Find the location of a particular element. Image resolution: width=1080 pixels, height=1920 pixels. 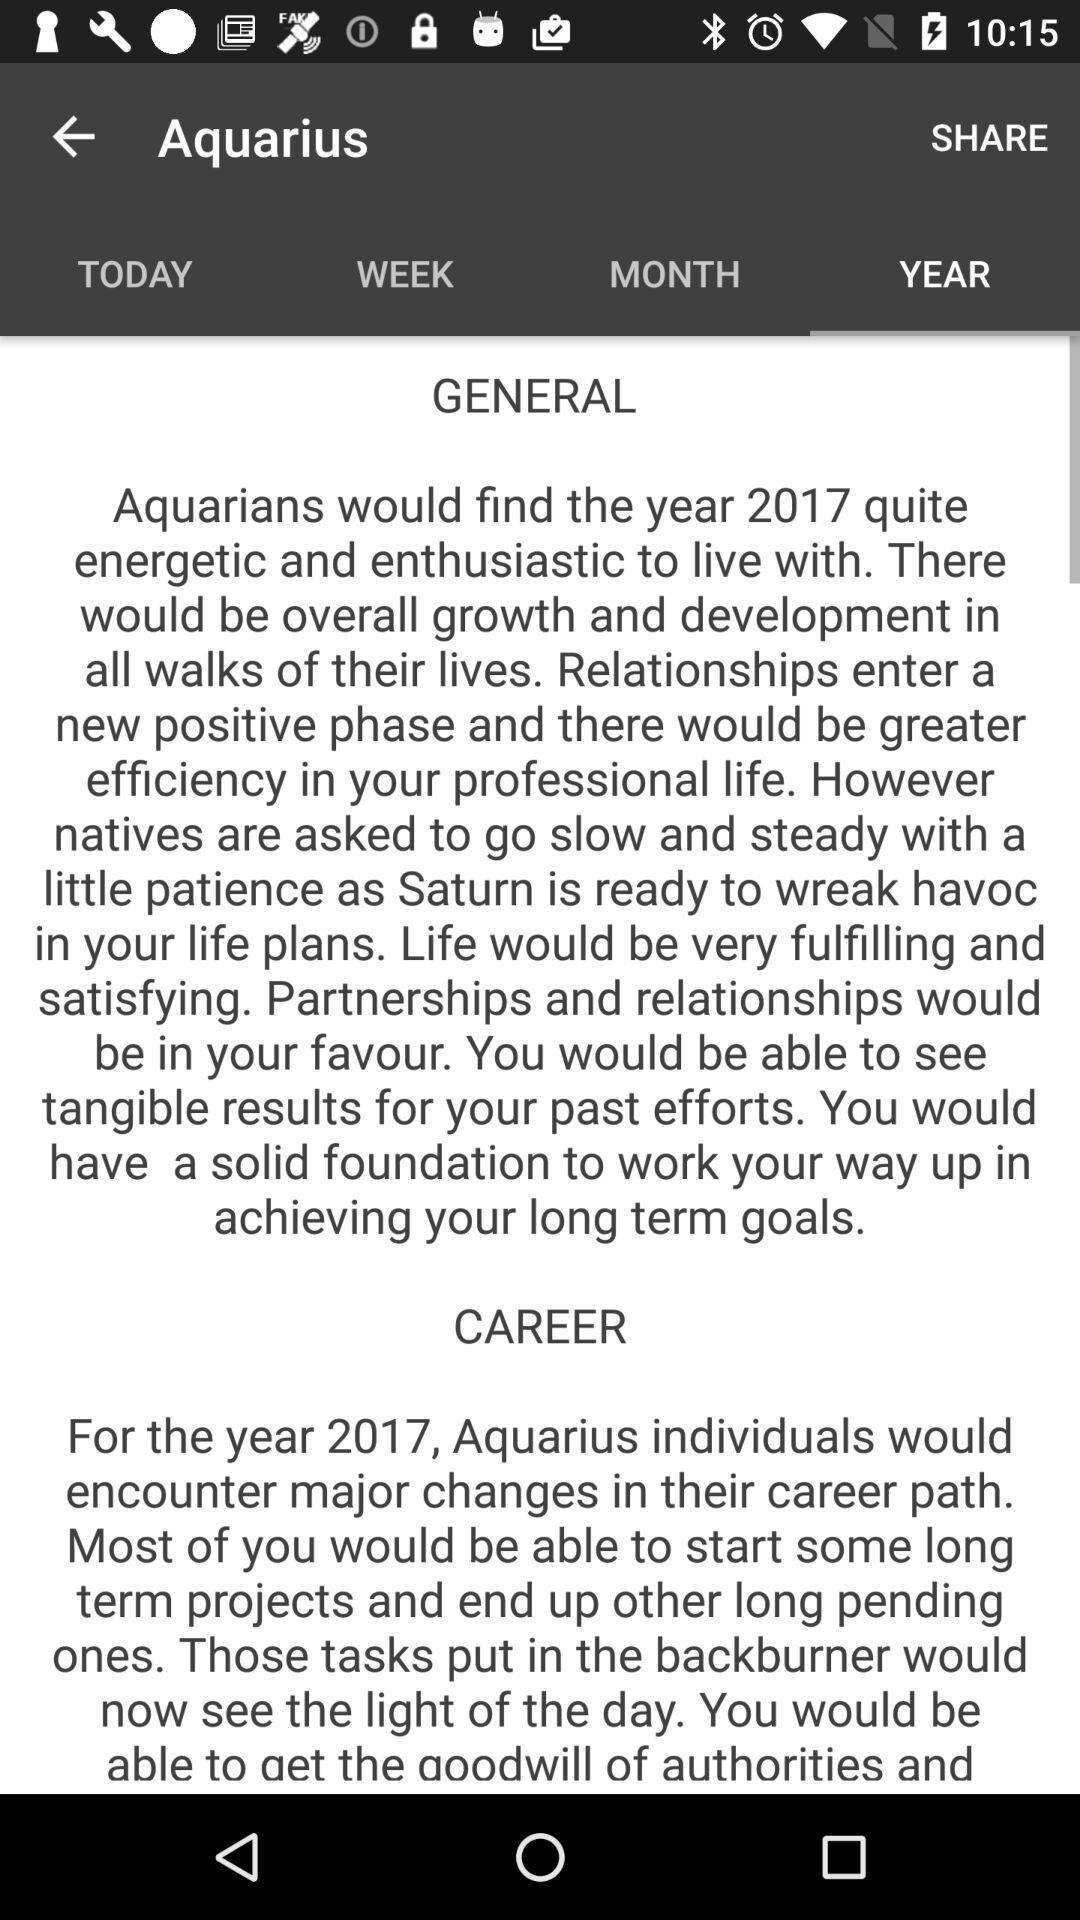

the share item is located at coordinates (988, 135).